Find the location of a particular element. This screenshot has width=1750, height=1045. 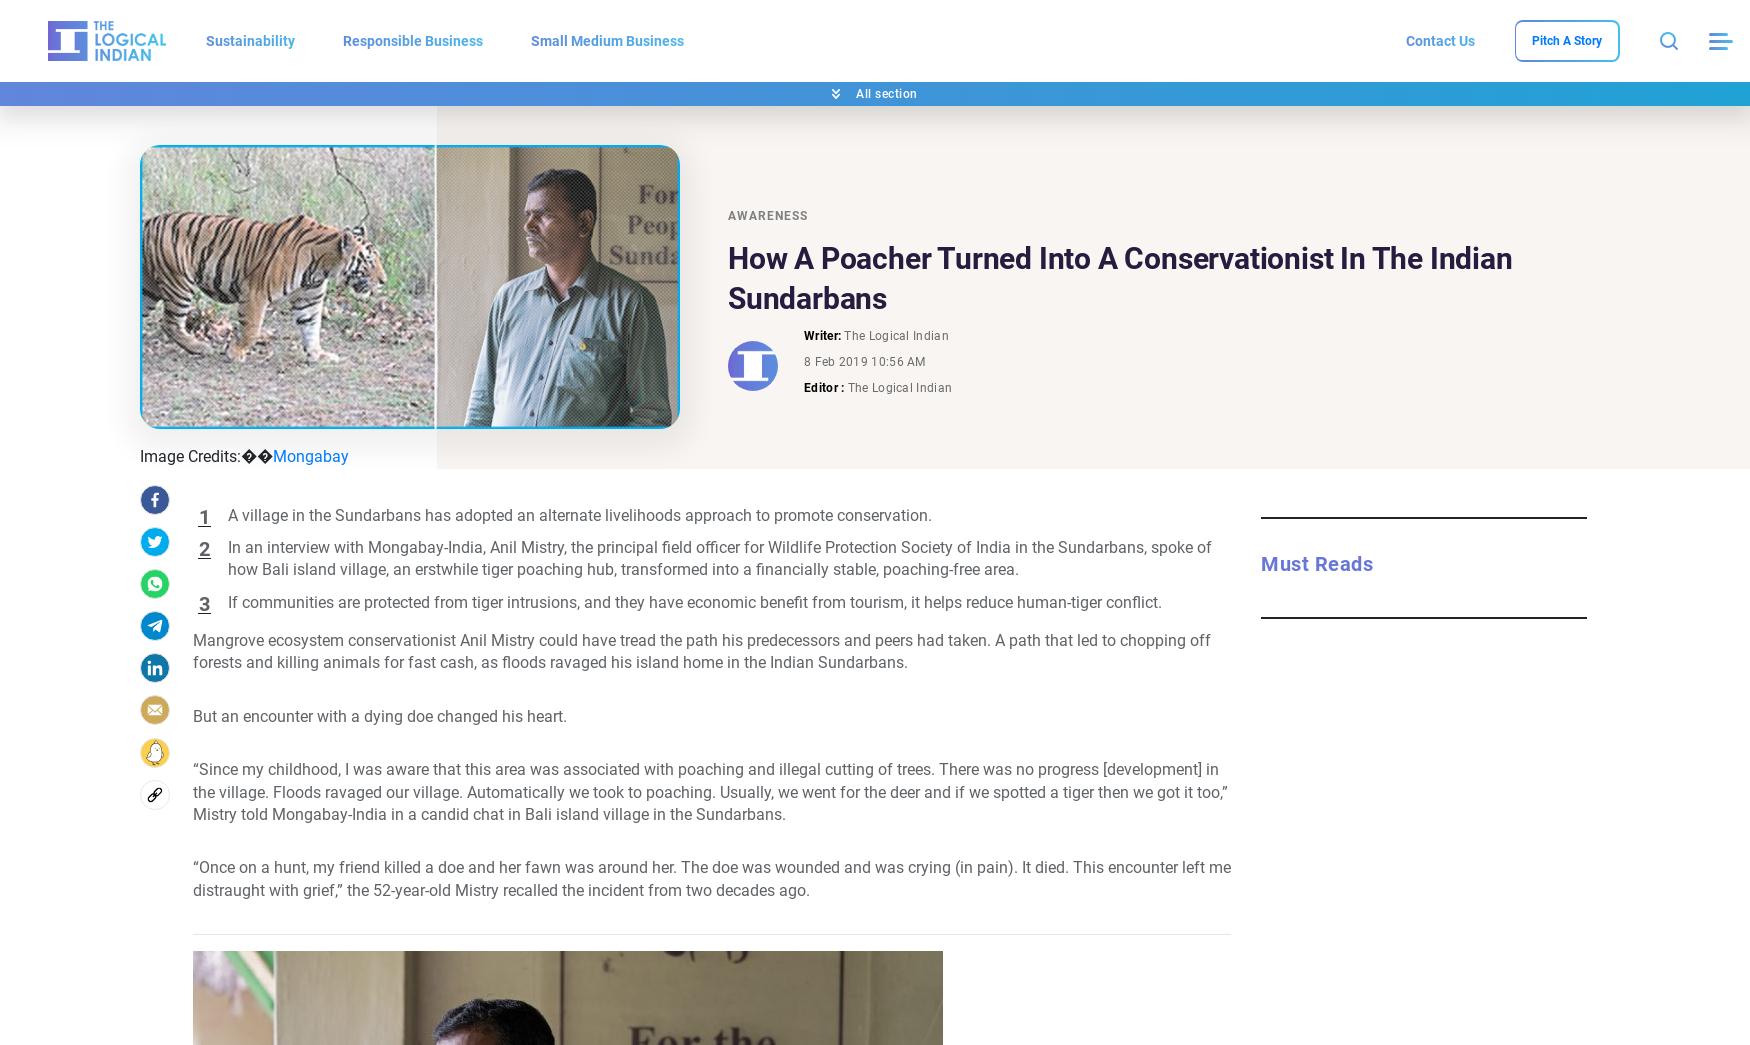

'Writer:' is located at coordinates (822, 335).